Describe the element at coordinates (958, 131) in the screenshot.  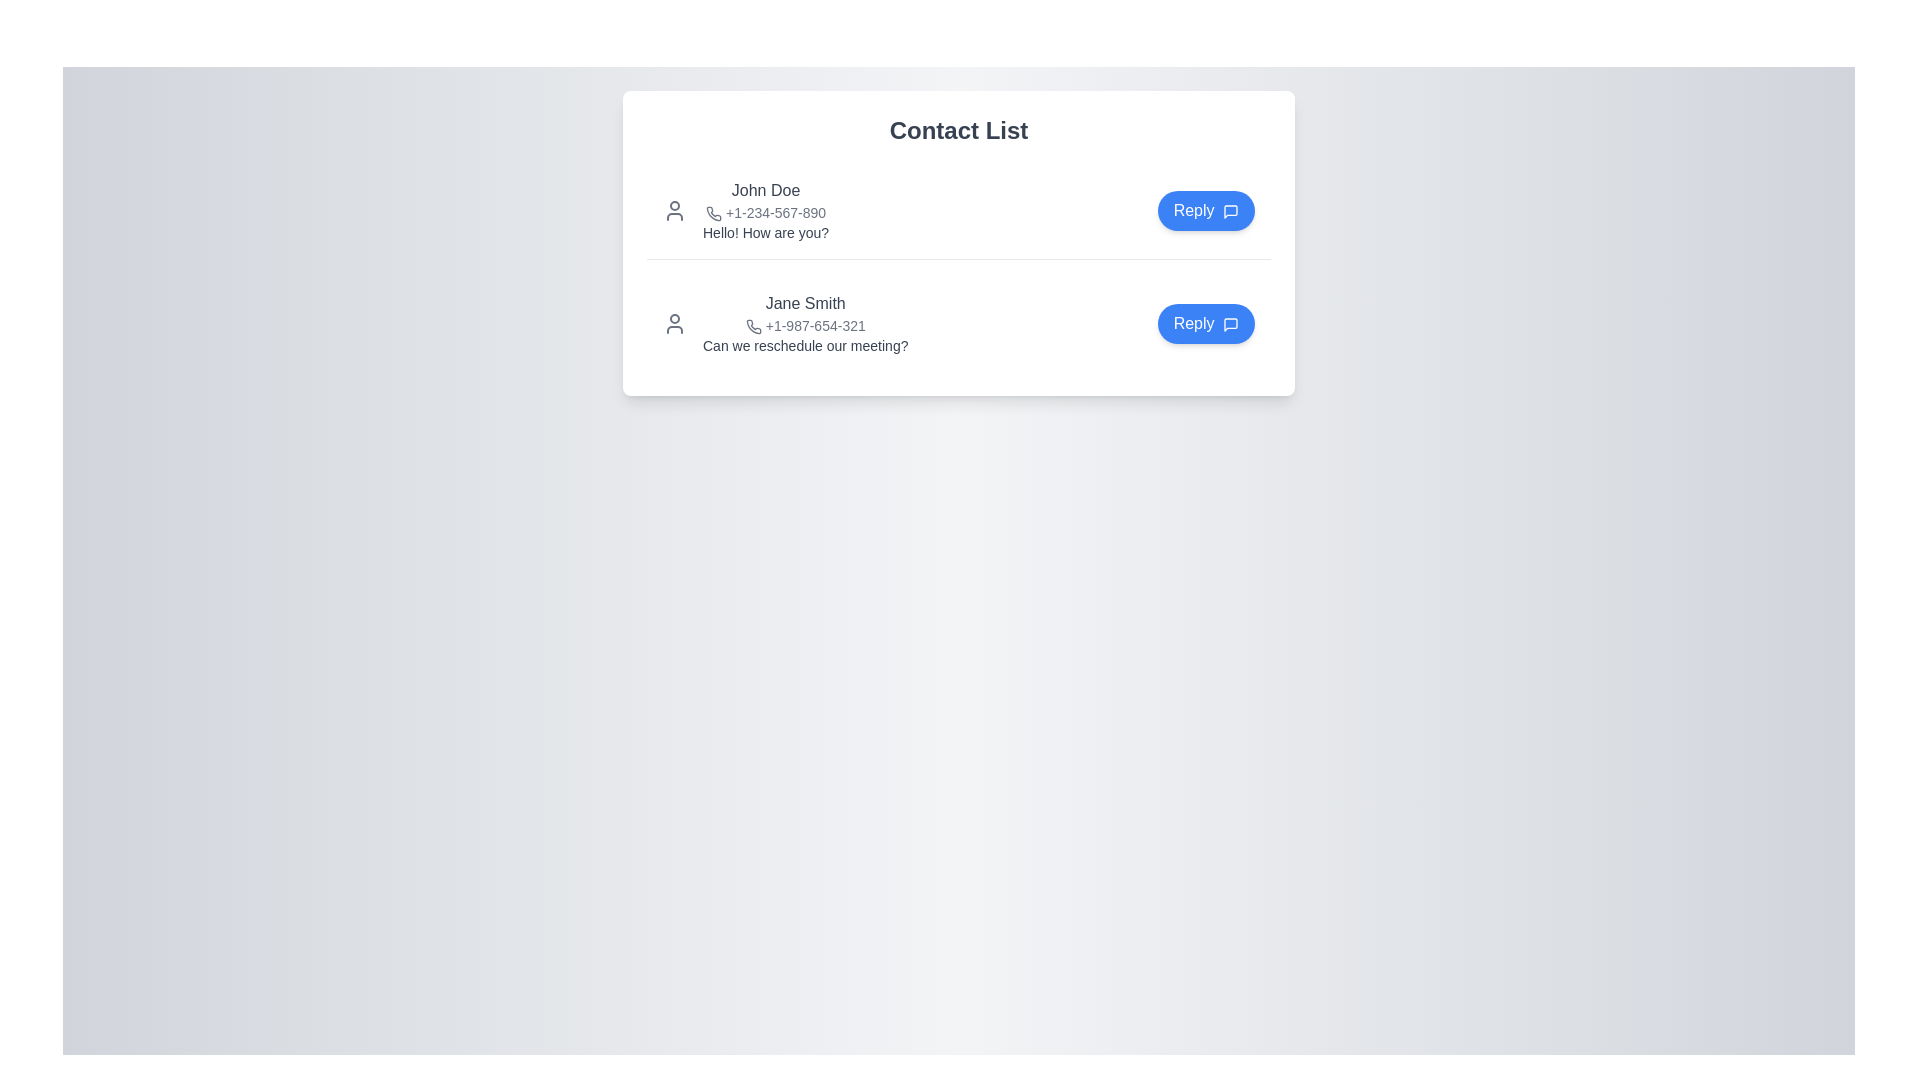
I see `the prominently styled static text label that reads 'Contact List', which is a heading centered horizontally at the top of the page` at that location.